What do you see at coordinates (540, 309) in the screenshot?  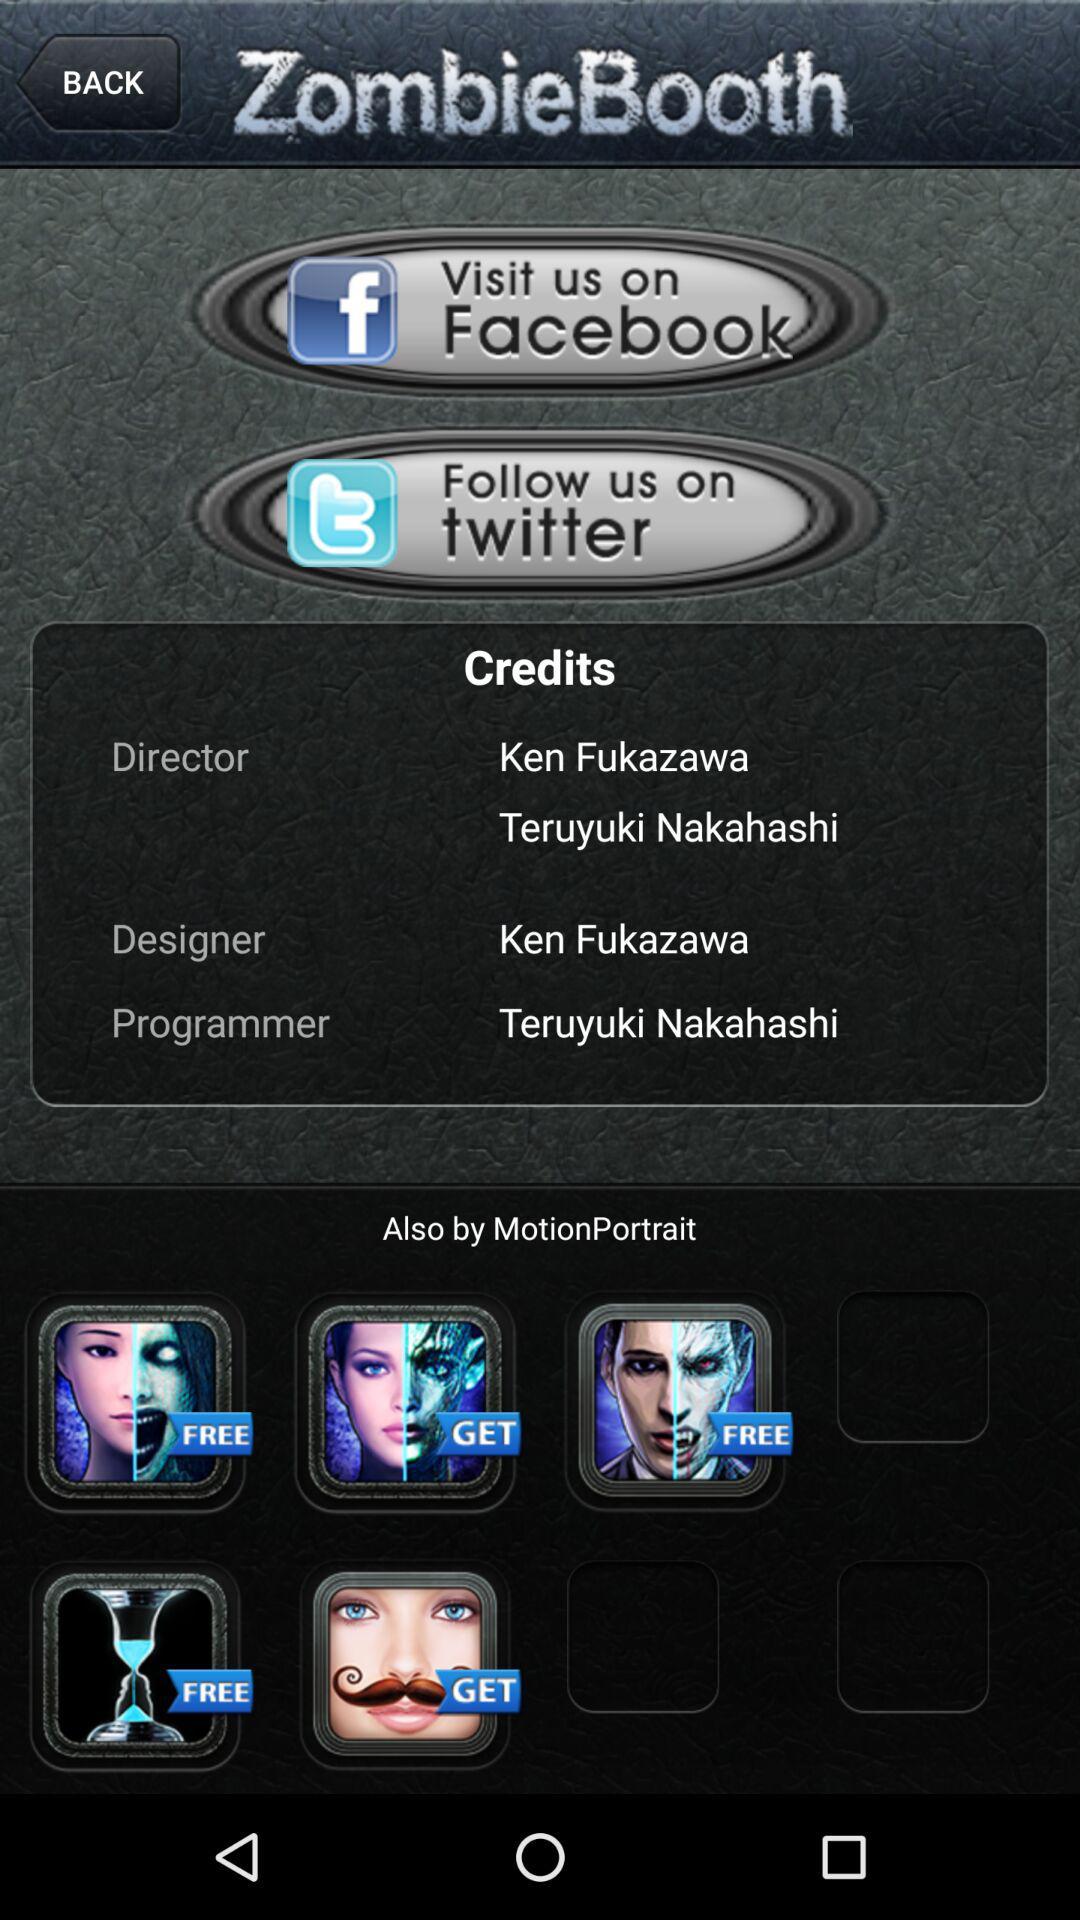 I see `open facebook page` at bounding box center [540, 309].